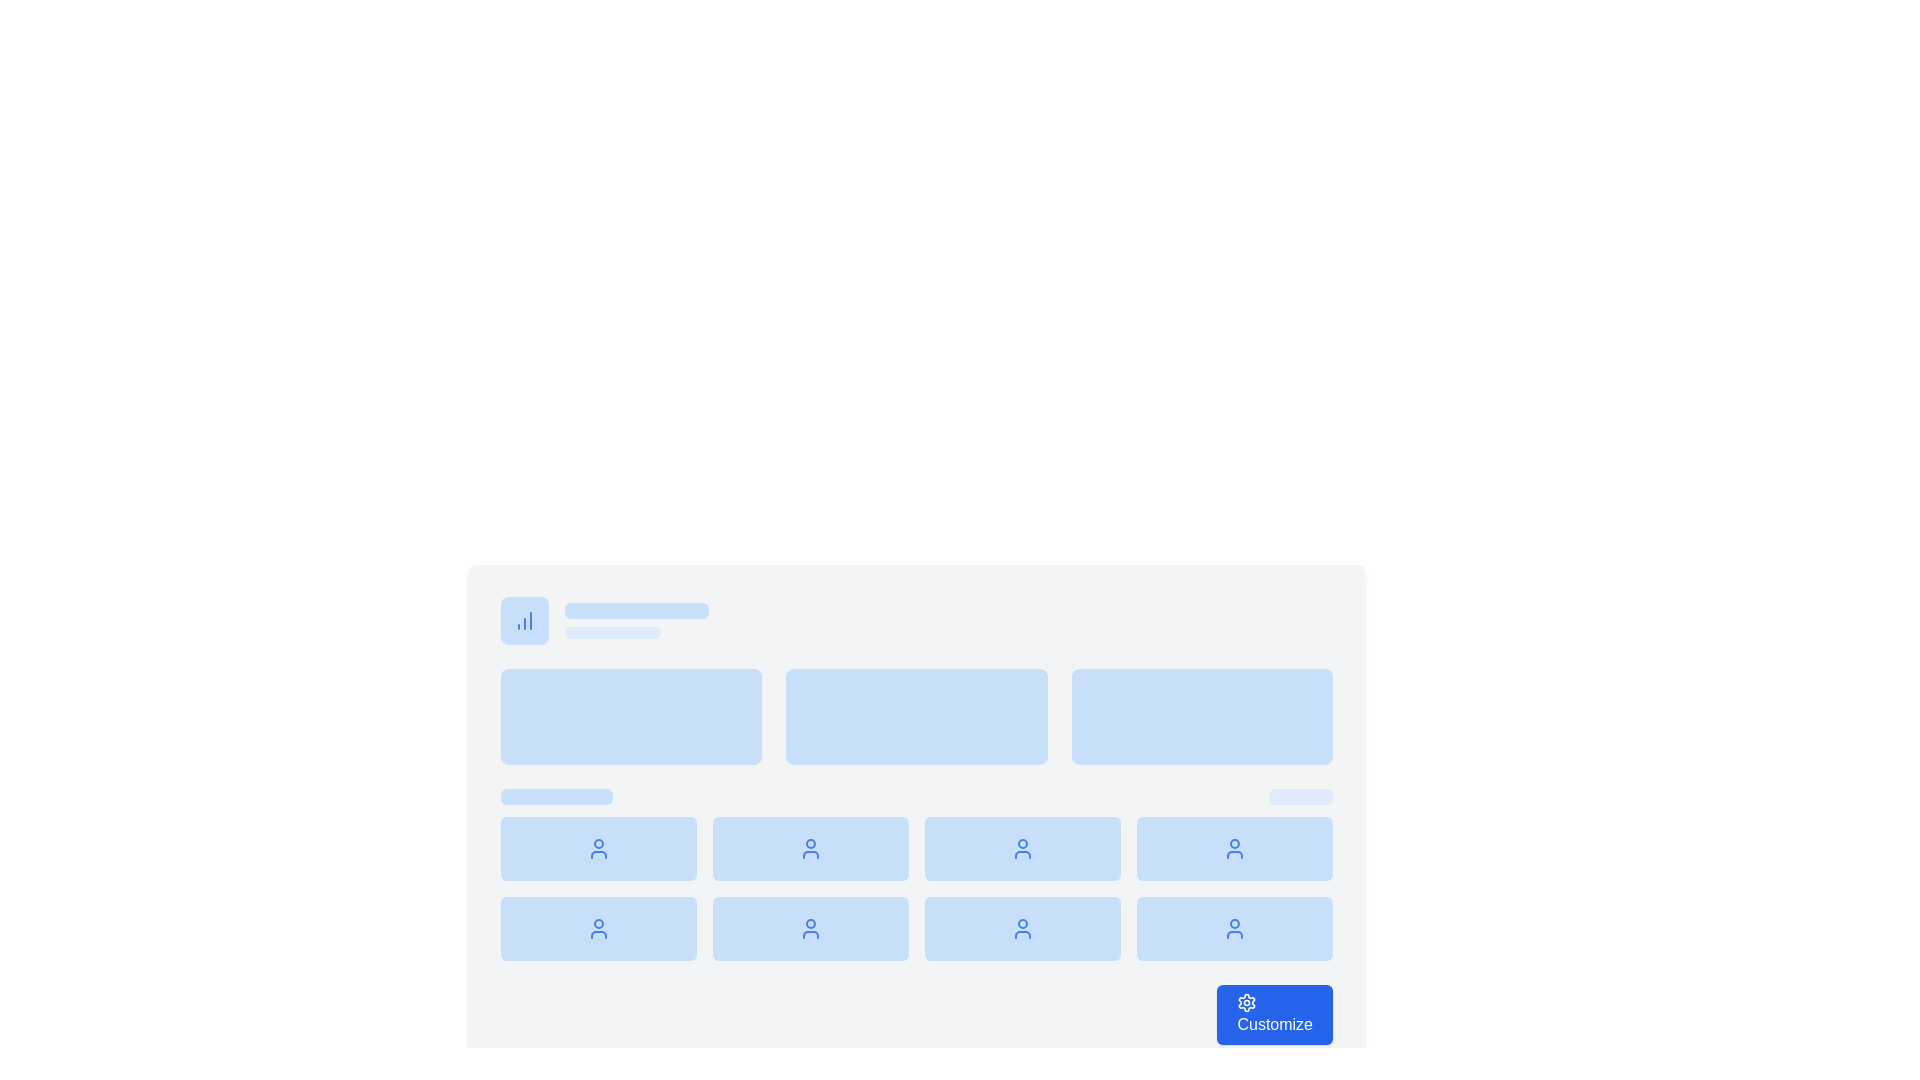 The image size is (1920, 1080). Describe the element at coordinates (1022, 929) in the screenshot. I see `the user profile widget located in the fourth column of the fourth row for reordering` at that location.